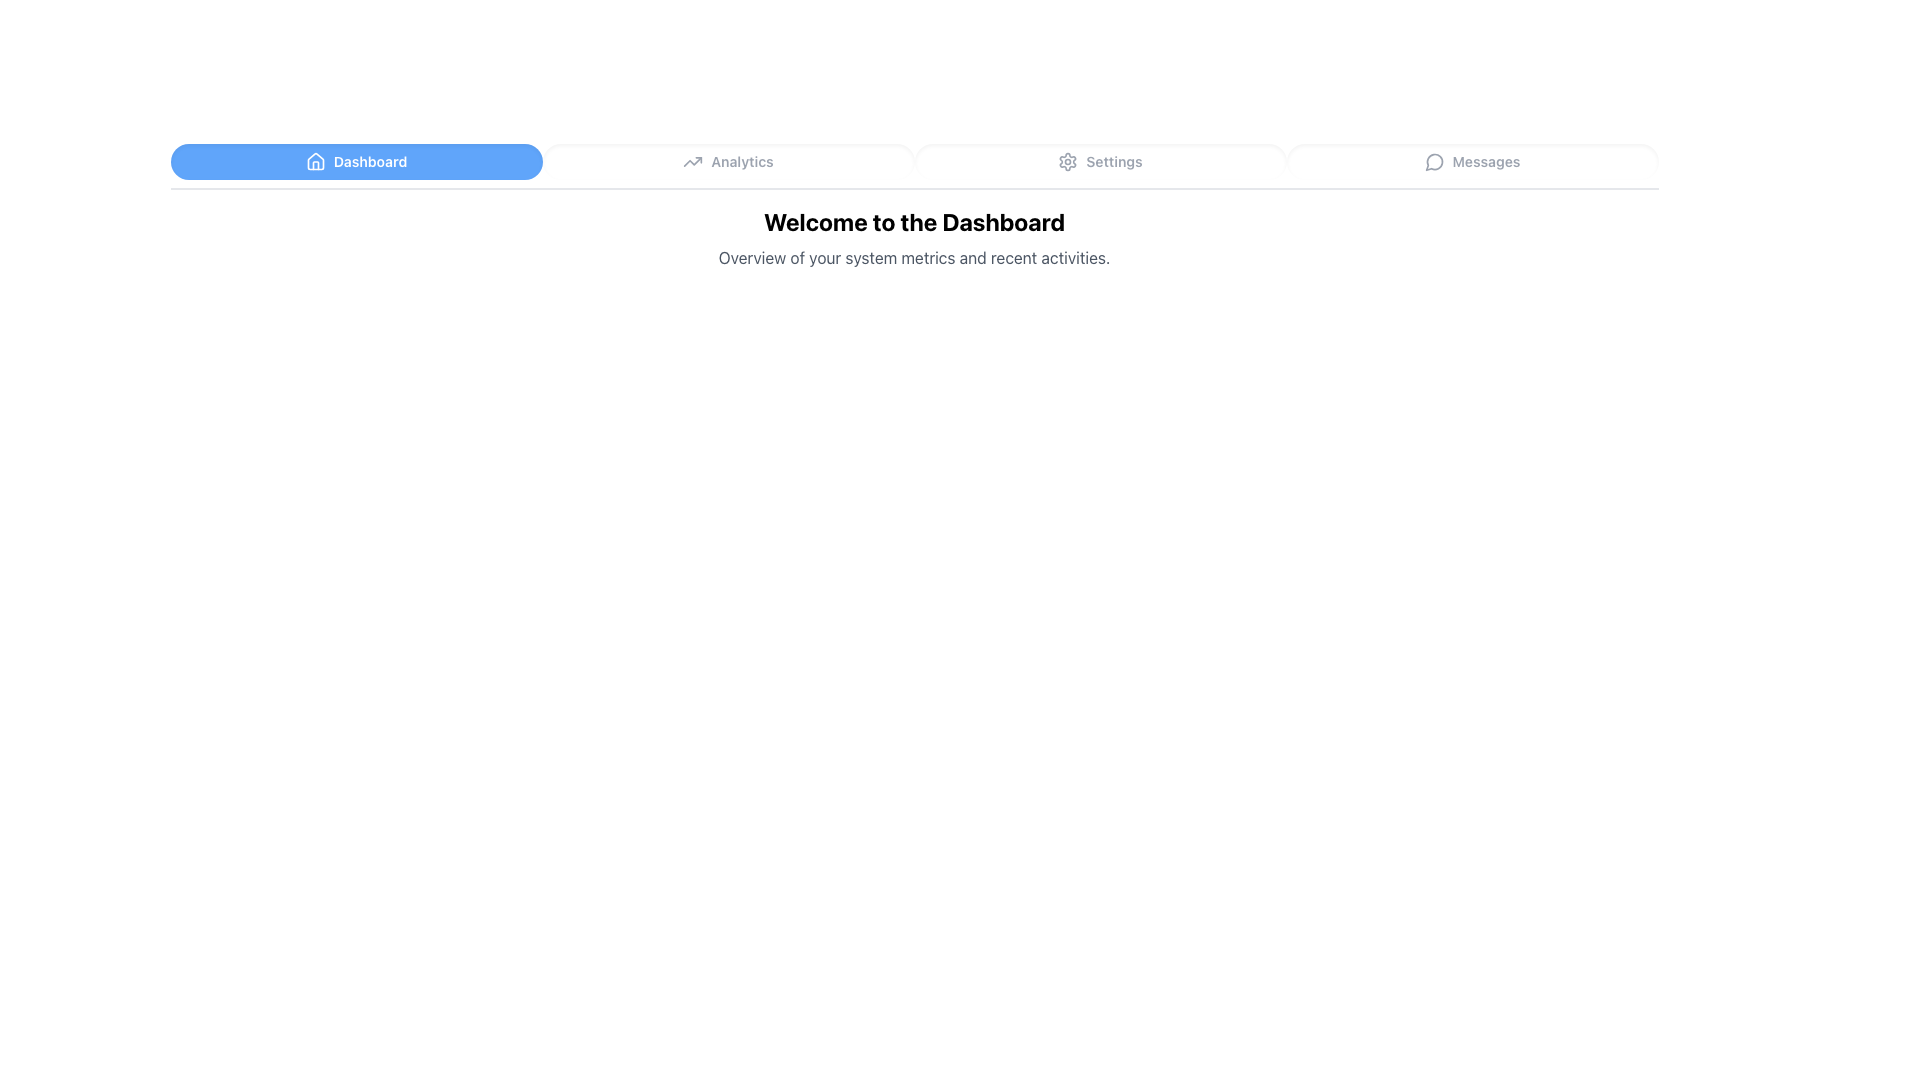 The width and height of the screenshot is (1920, 1080). I want to click on the gear icon in the 'Settings' tab of the navigation bar, so click(1067, 161).